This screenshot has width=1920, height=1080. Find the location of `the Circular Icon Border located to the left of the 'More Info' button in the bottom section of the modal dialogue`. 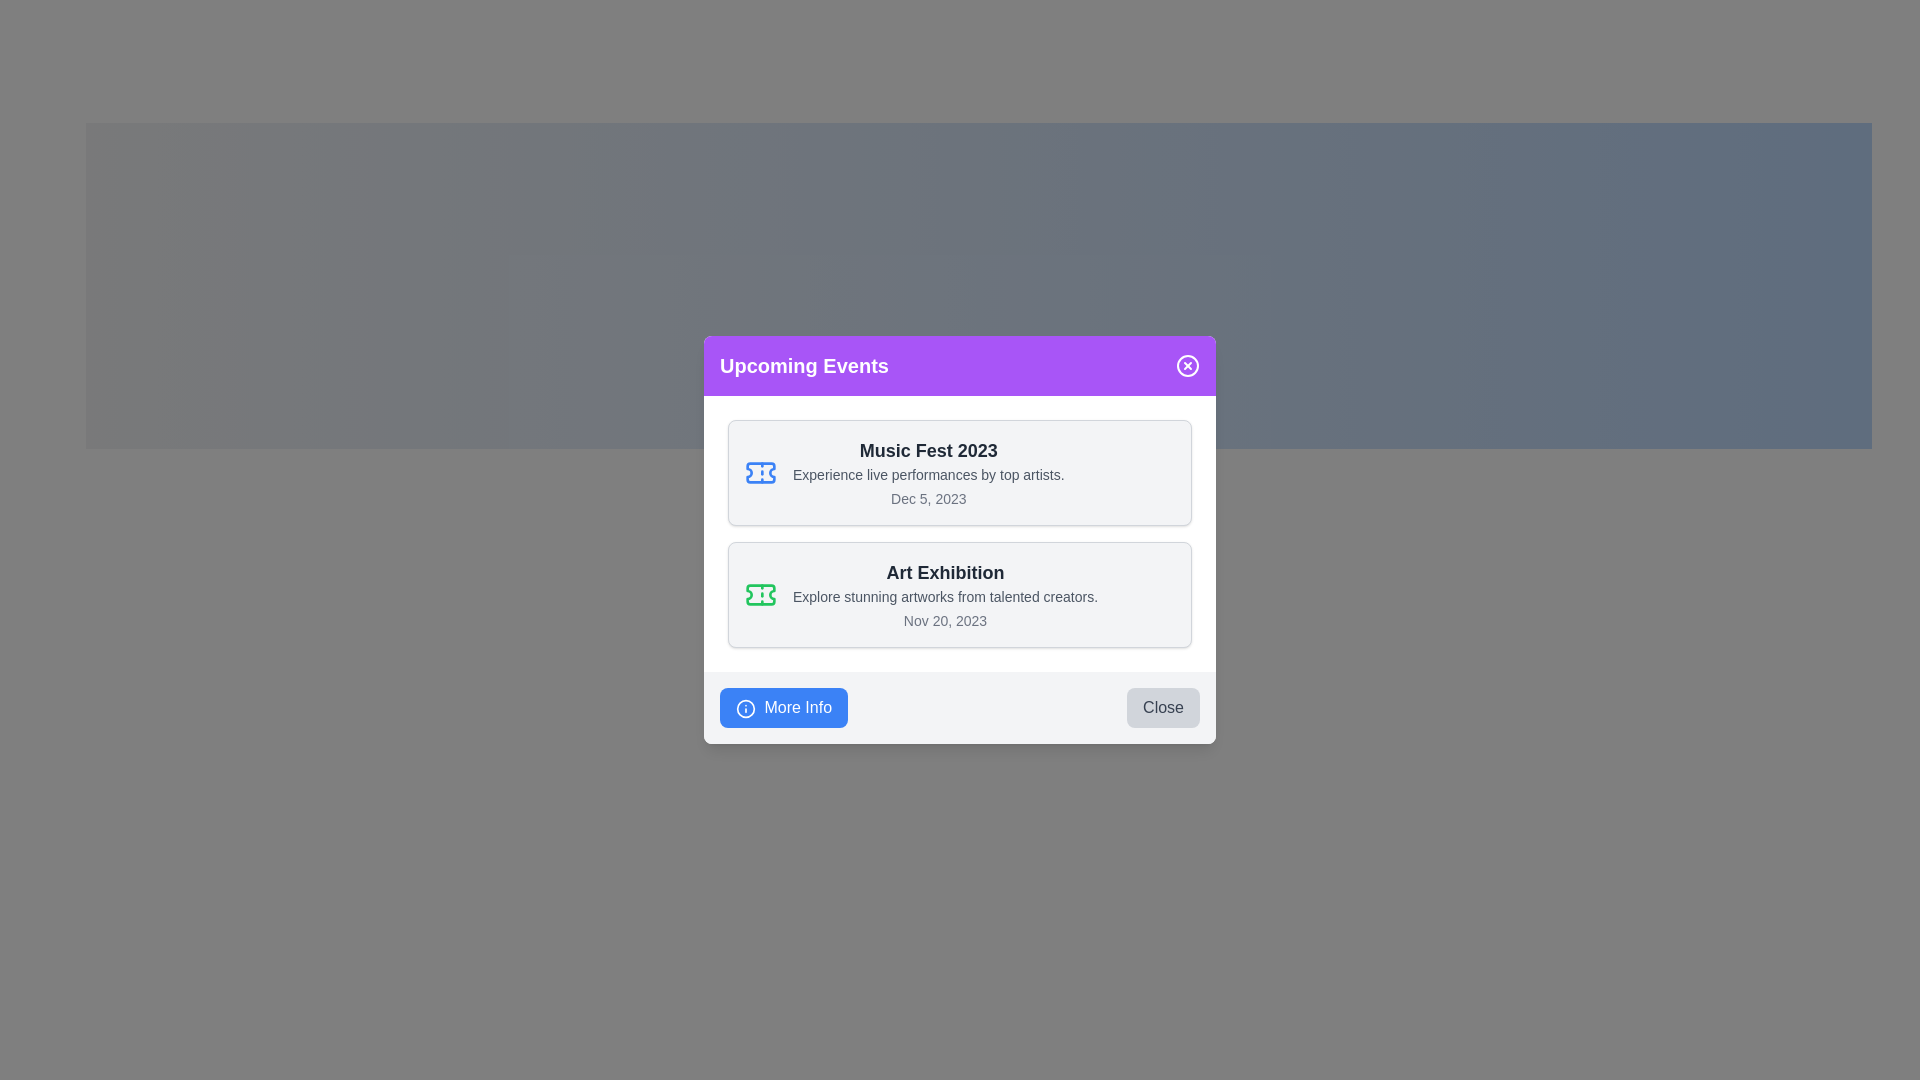

the Circular Icon Border located to the left of the 'More Info' button in the bottom section of the modal dialogue is located at coordinates (744, 707).